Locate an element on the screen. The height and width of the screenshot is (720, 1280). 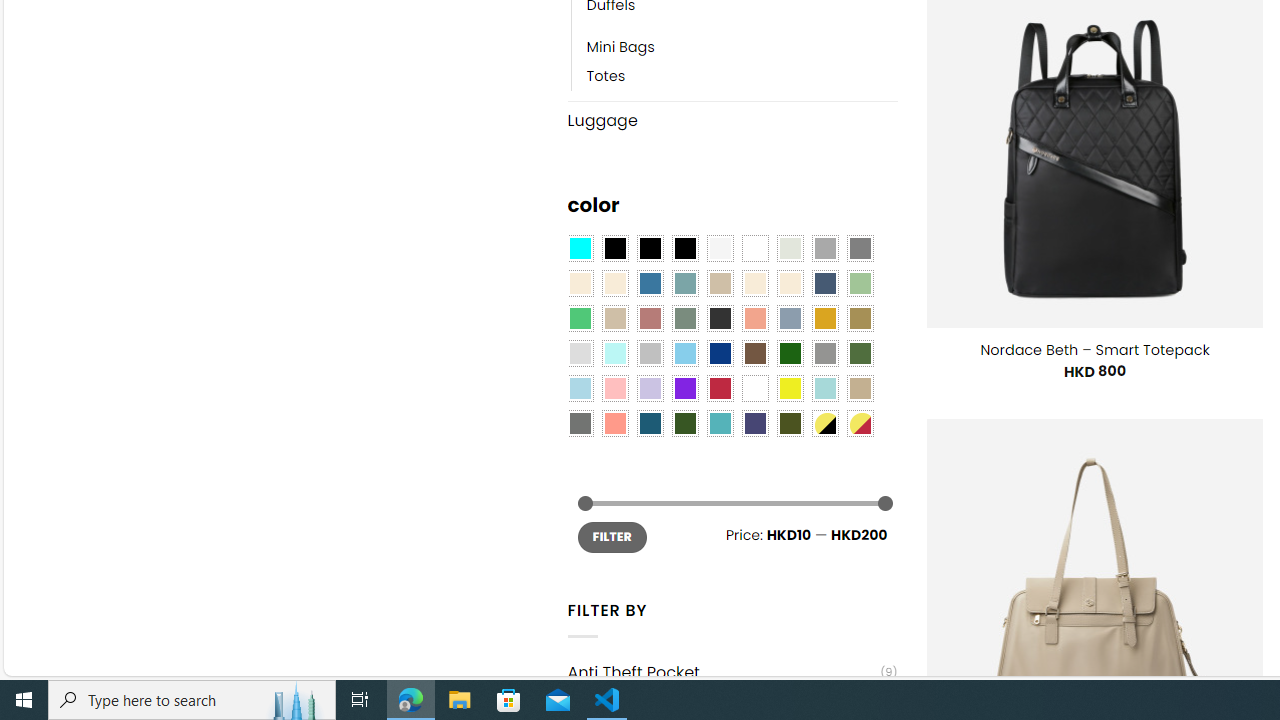
'Hale Navy' is located at coordinates (824, 283).